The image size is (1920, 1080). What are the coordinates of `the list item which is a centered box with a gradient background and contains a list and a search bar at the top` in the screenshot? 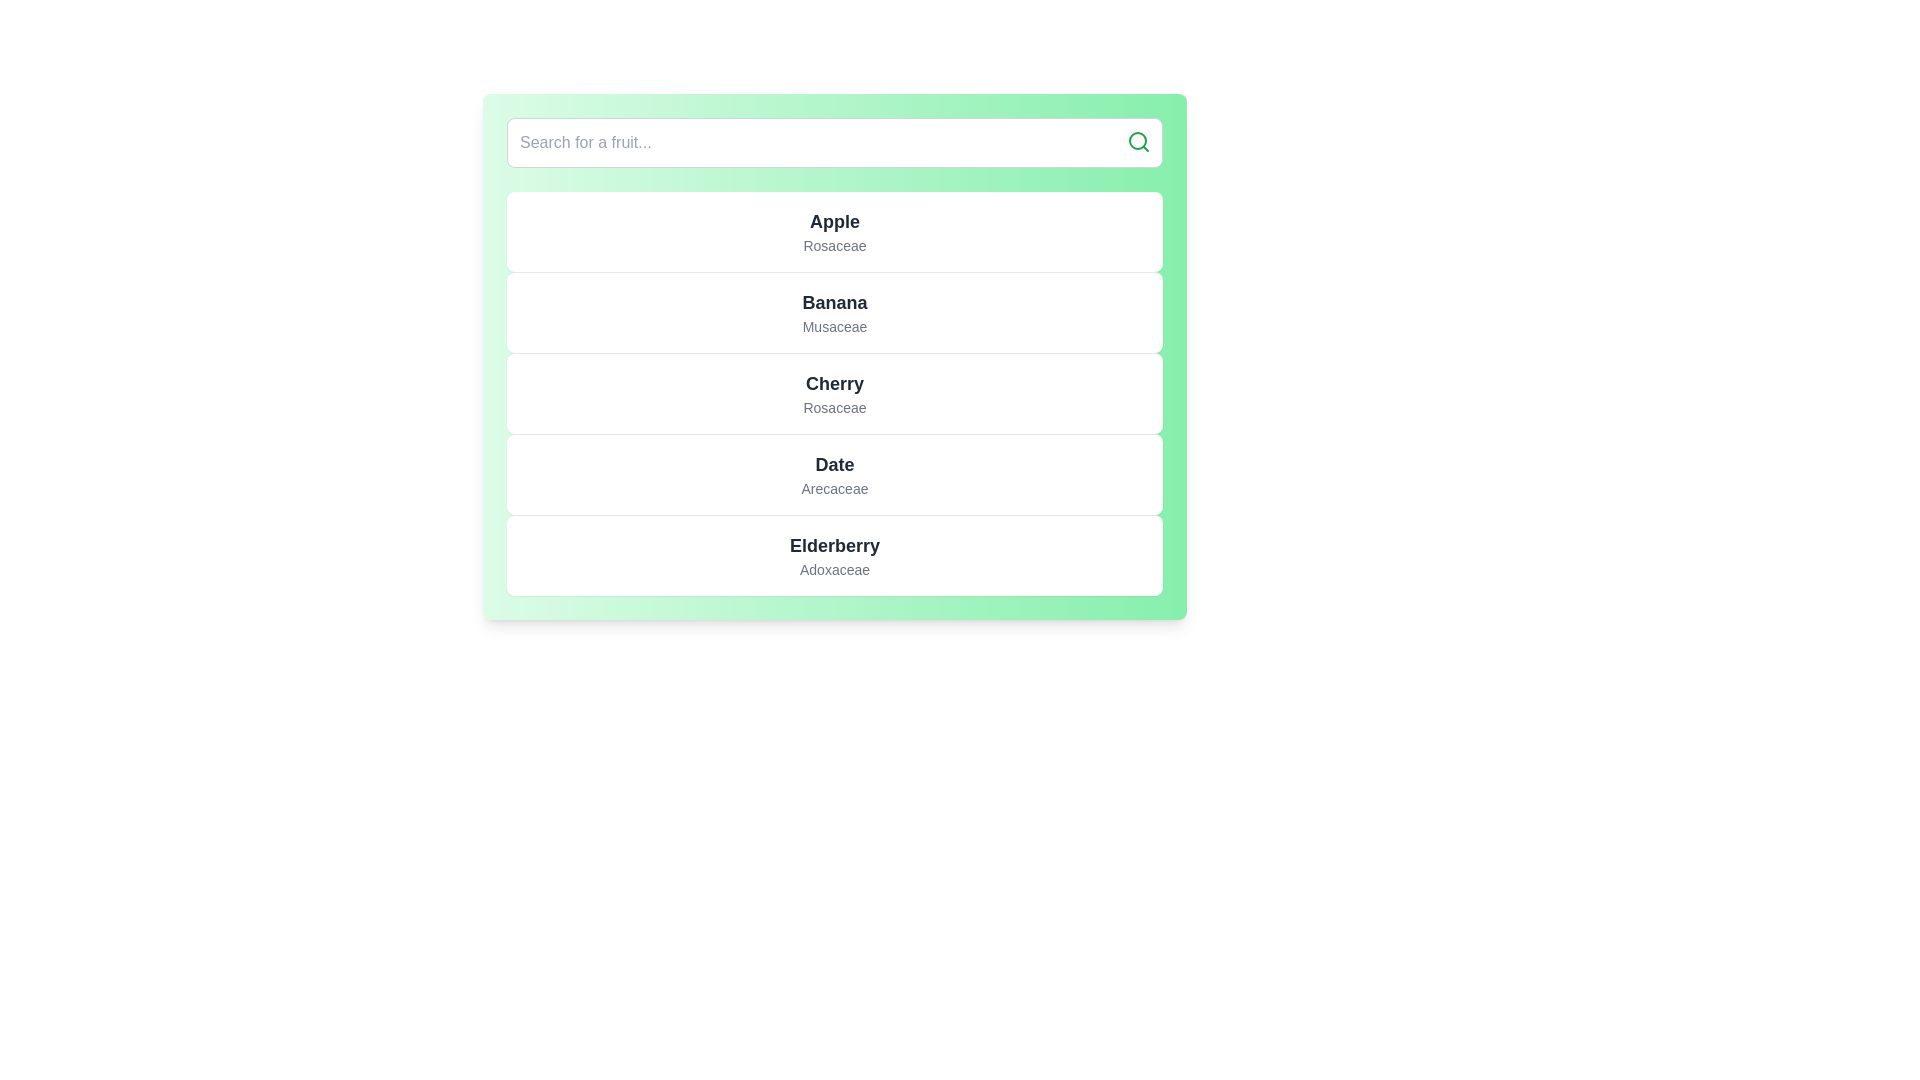 It's located at (835, 356).